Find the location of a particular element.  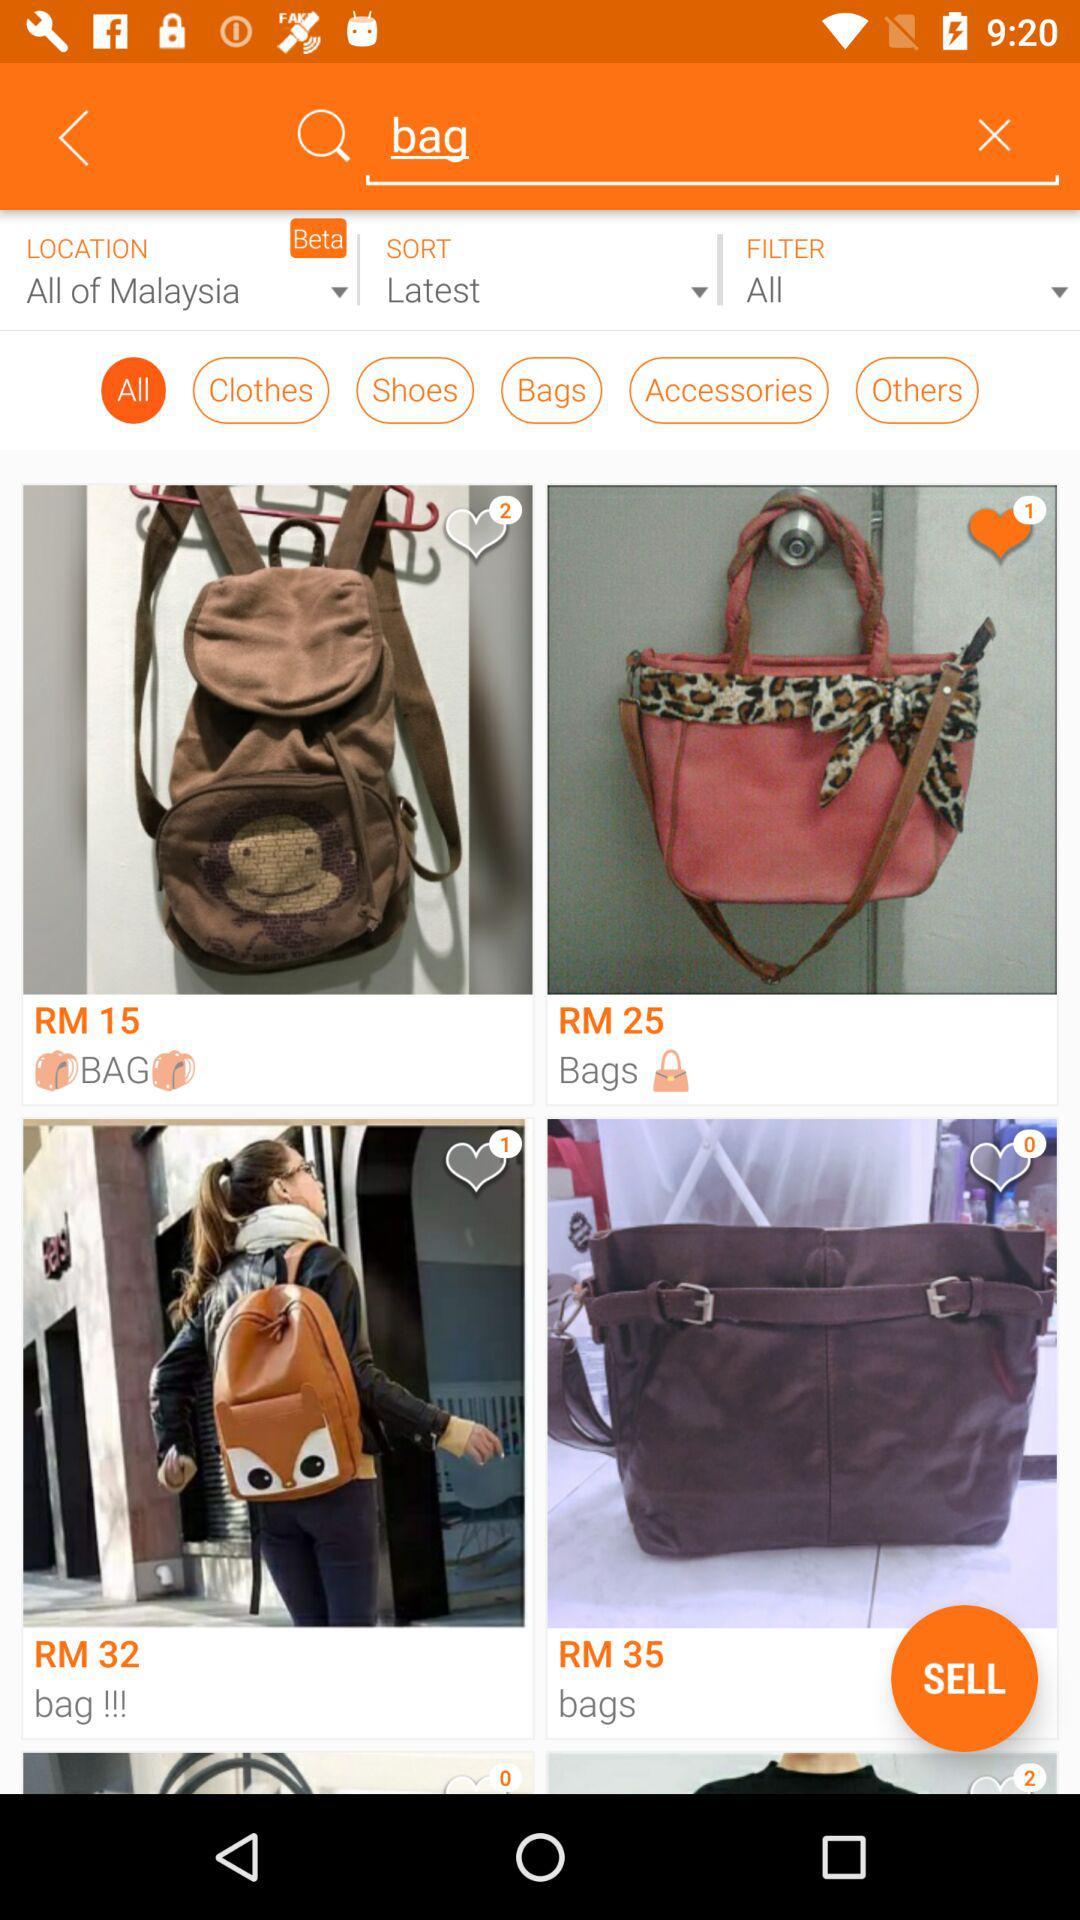

change location is located at coordinates (180, 269).